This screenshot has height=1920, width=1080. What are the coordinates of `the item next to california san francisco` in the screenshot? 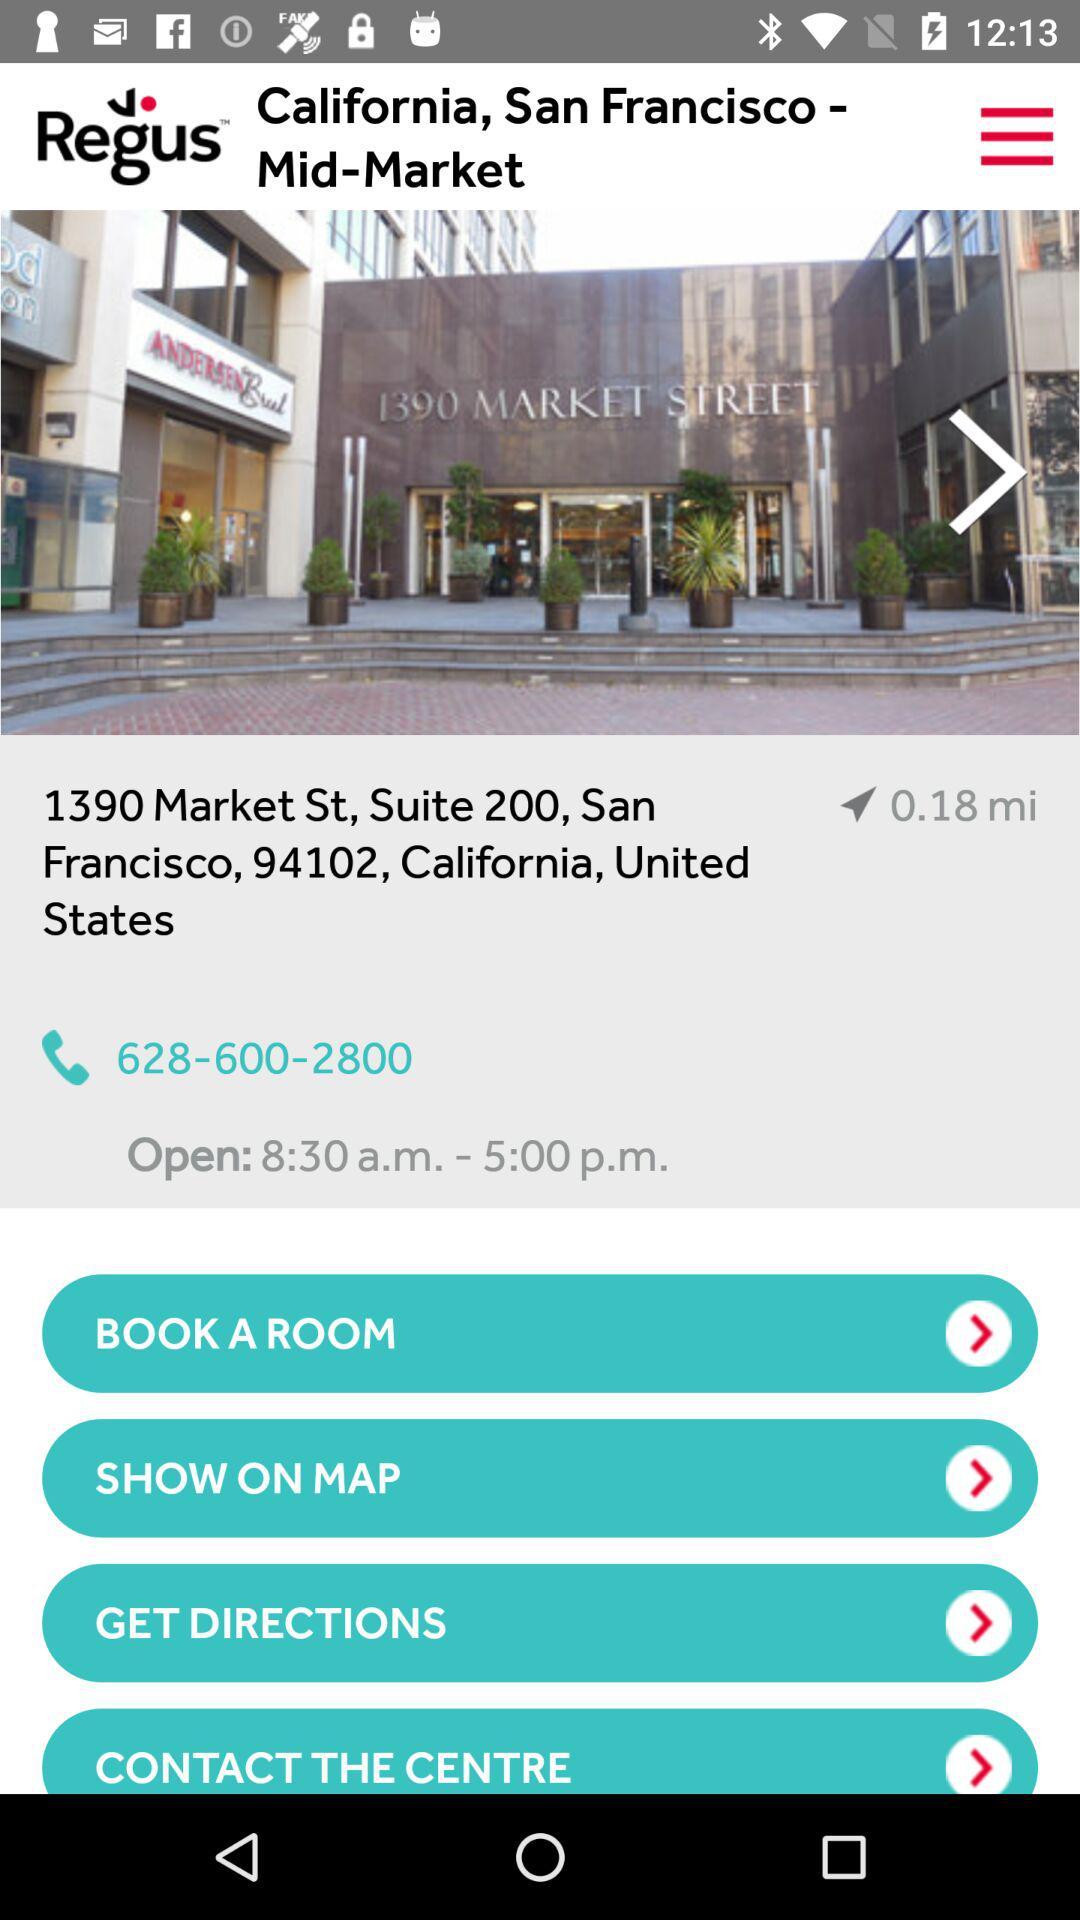 It's located at (114, 135).